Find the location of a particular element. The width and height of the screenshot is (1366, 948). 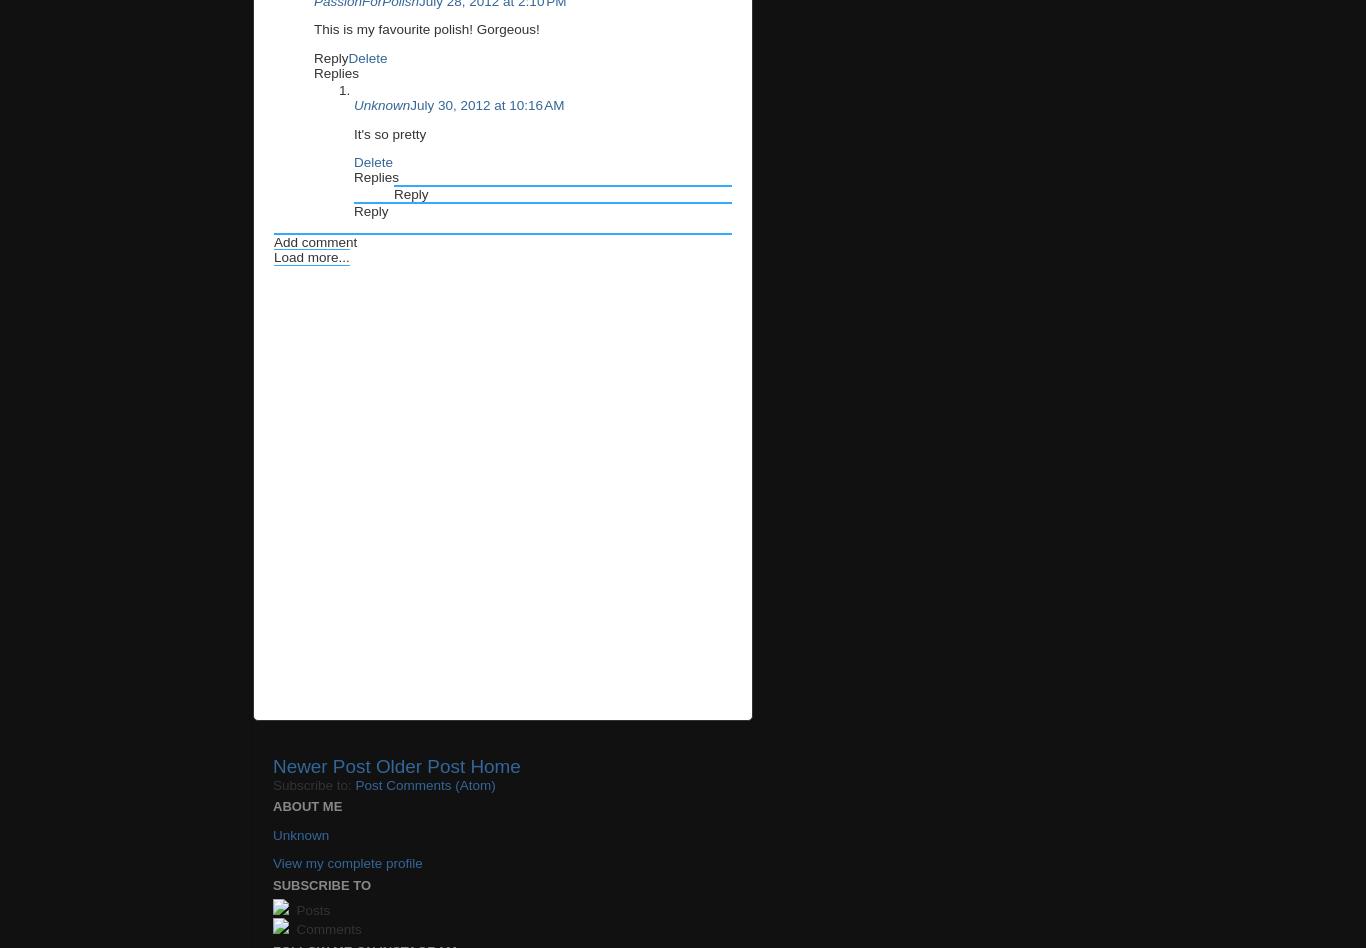

'This is my favourite polish! Gorgeous!' is located at coordinates (425, 29).